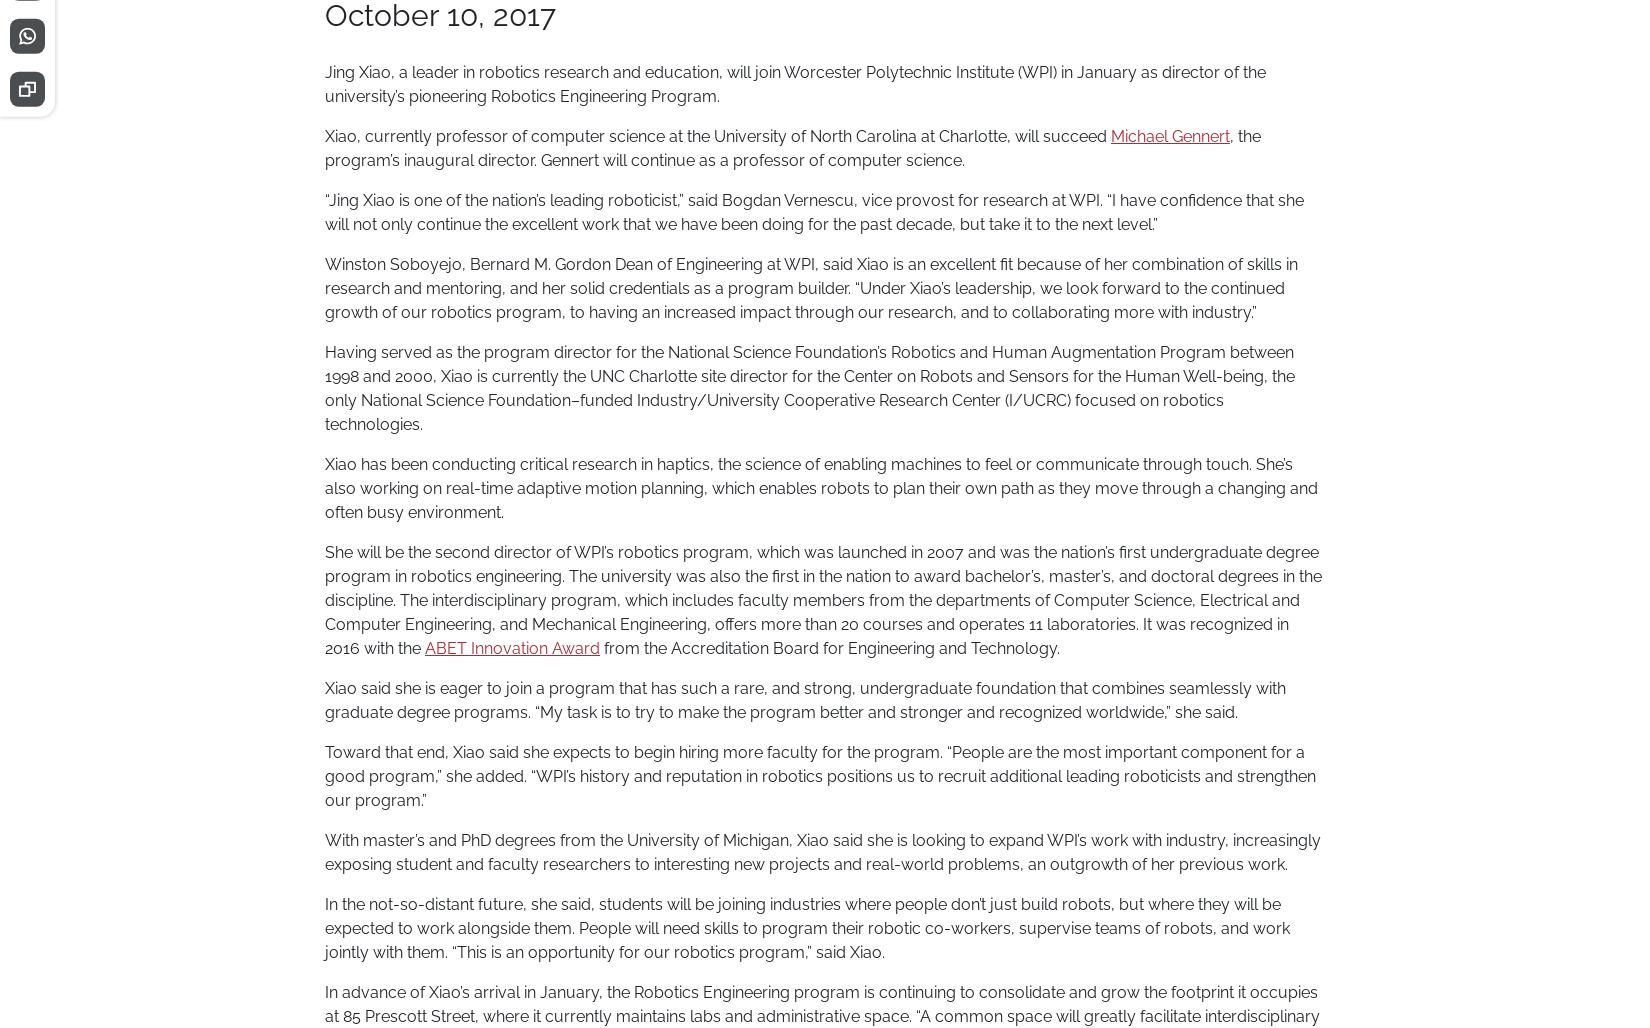 This screenshot has width=1650, height=1028. What do you see at coordinates (820, 487) in the screenshot?
I see `'Xiao has been conducting critical research in haptics, the science of enabling machines to feel or communicate through touch. She’s also working on real-time adaptive motion planning, which enables robots to plan their own path as they move through a changing and often busy environment.'` at bounding box center [820, 487].